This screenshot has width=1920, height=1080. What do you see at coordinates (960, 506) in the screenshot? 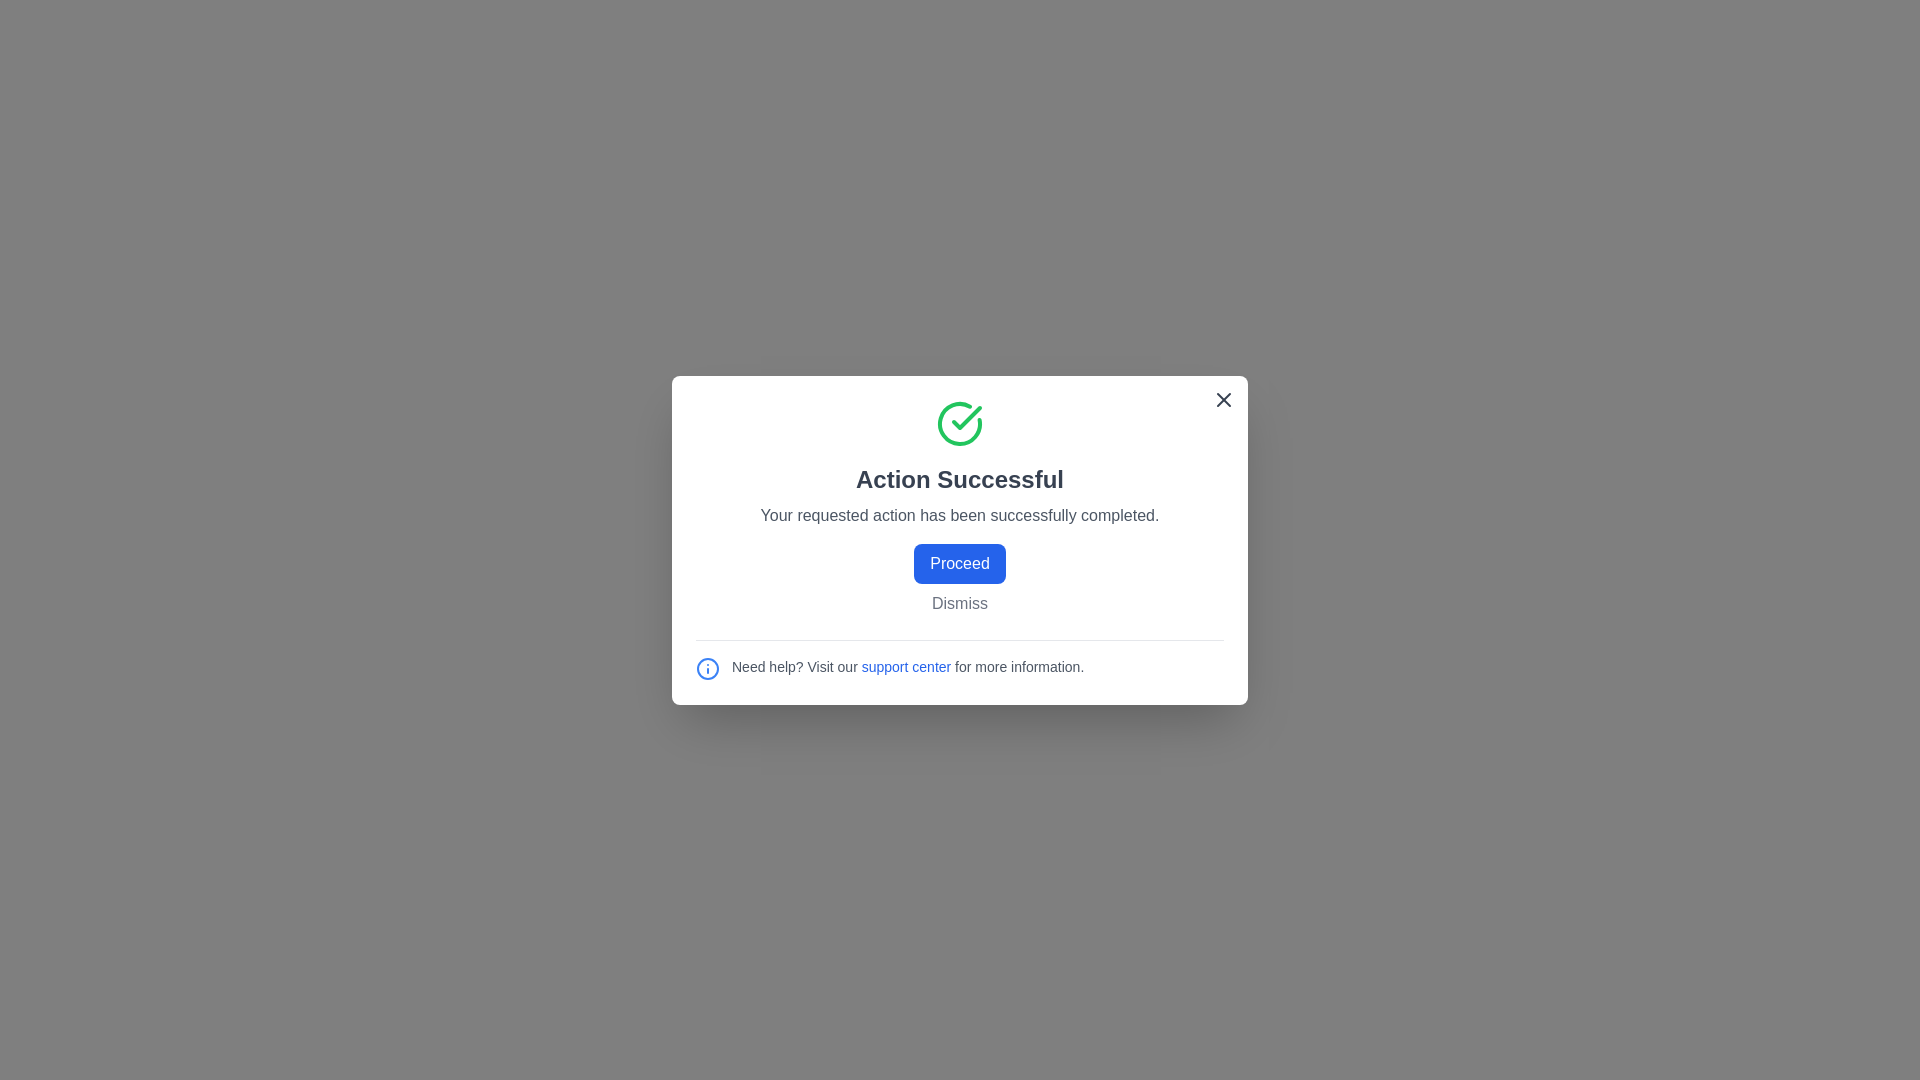
I see `displayed message in the Modal Content Panel that indicates a successfully completed action` at bounding box center [960, 506].